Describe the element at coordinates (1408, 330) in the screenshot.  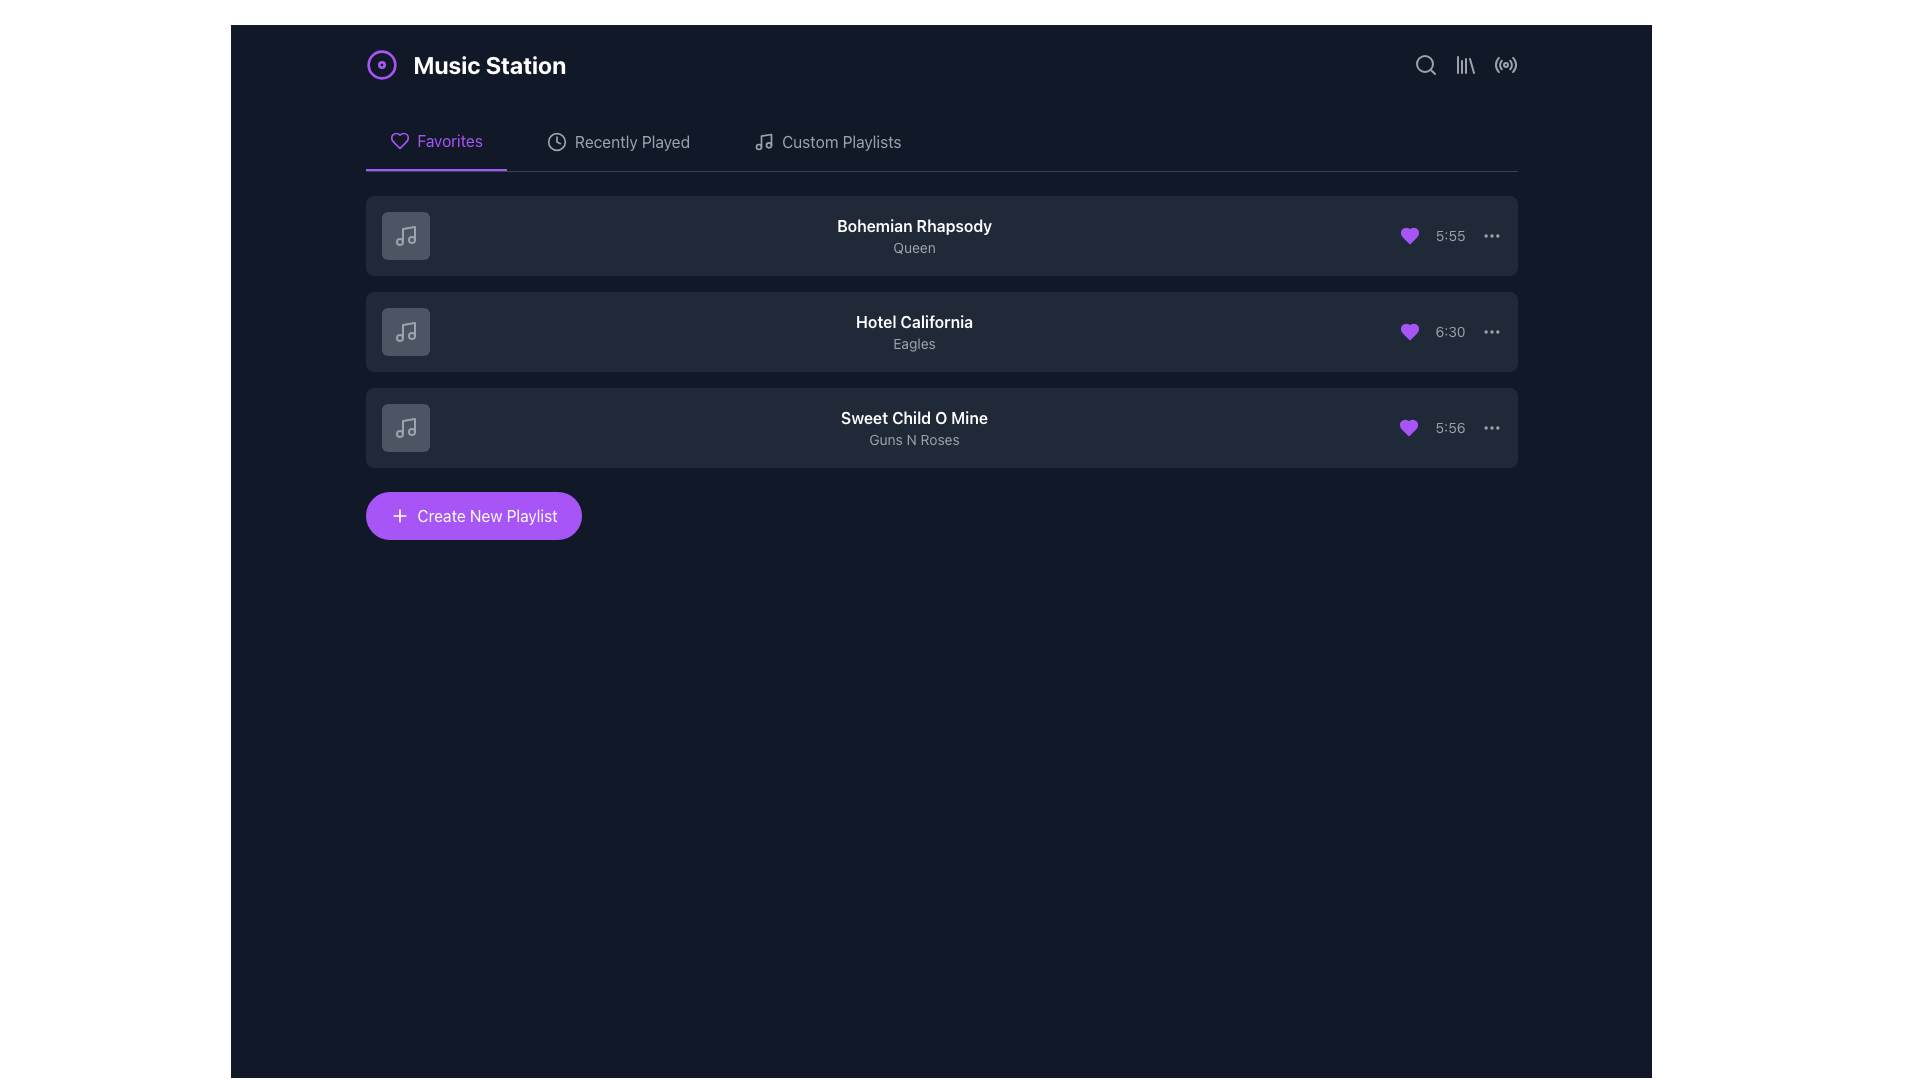
I see `the heart-shaped favoriting indicator icon, which is filled purple and located next to the time indicator '6:30' in the second list item of the 'Favorites' tab` at that location.